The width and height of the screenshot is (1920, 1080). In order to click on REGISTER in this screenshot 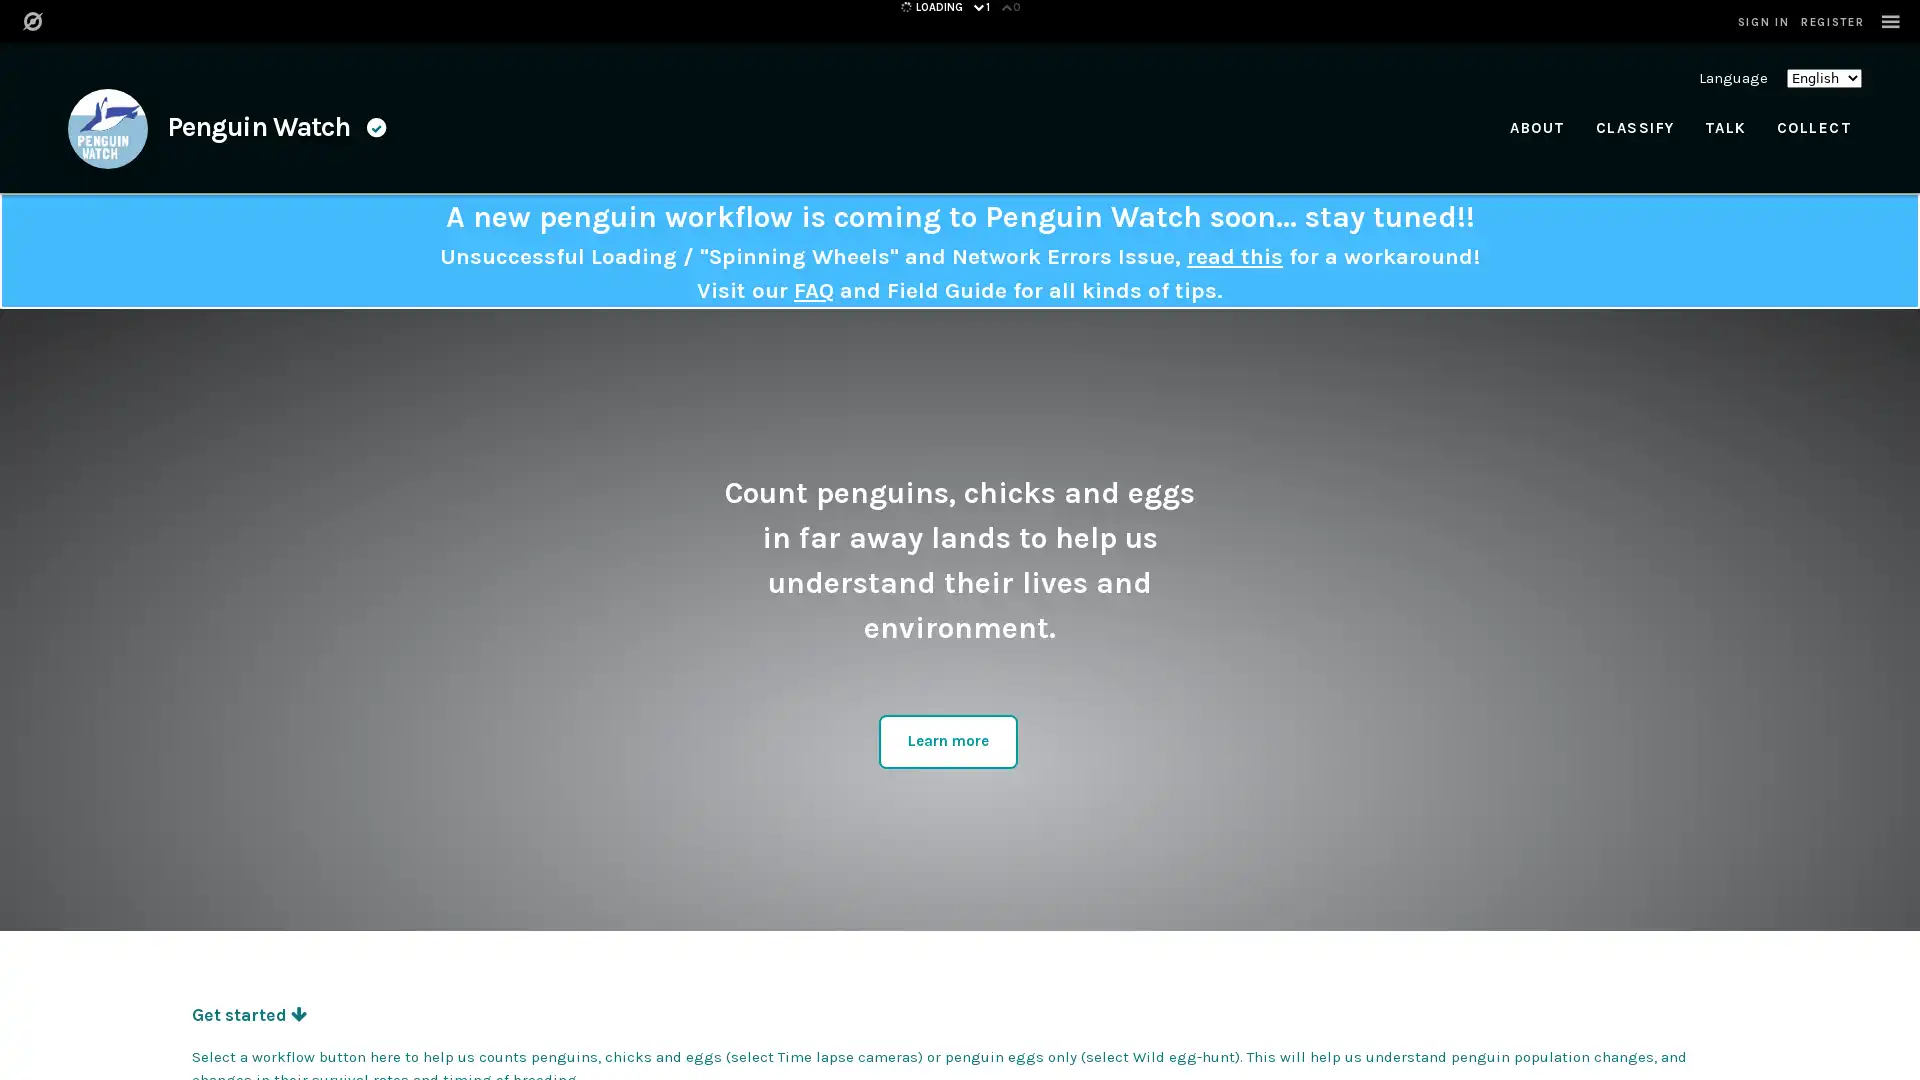, I will do `click(1864, 23)`.